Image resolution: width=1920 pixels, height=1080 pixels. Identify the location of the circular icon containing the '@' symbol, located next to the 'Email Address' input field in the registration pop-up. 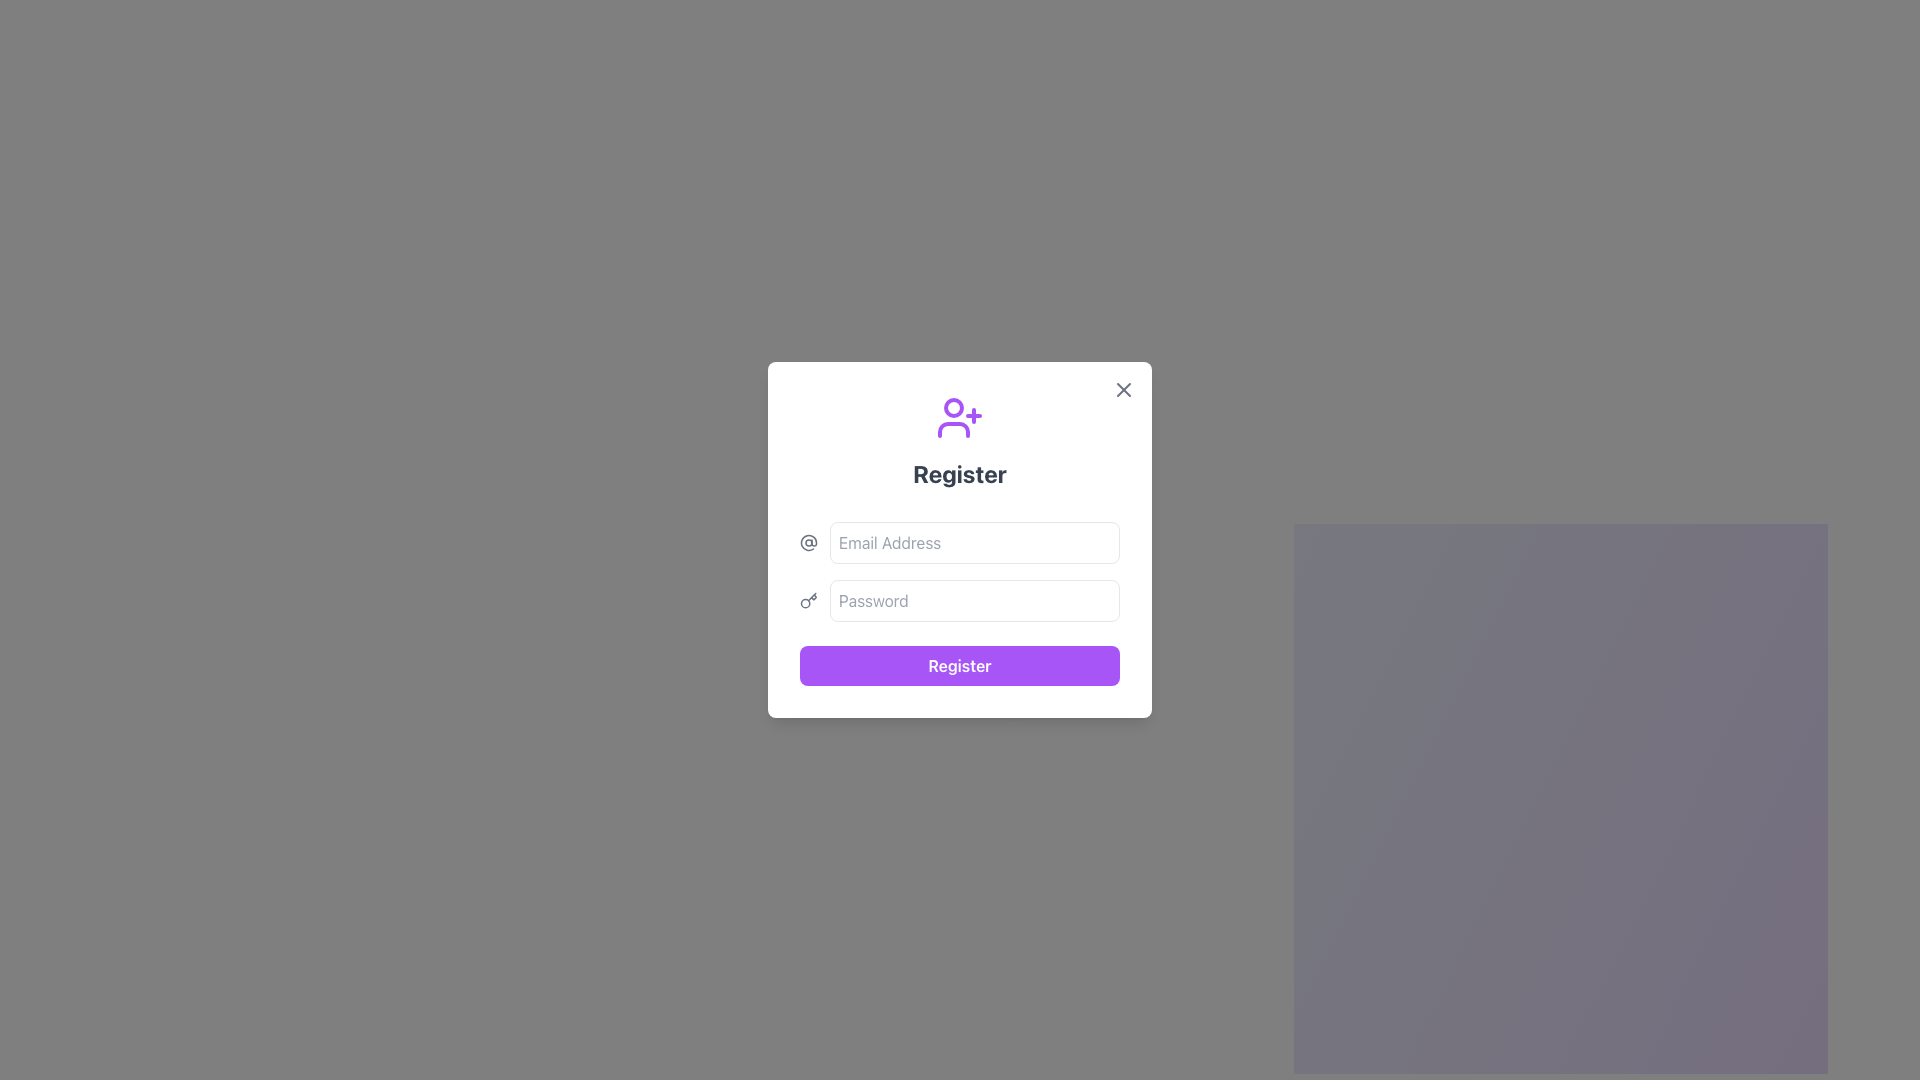
(809, 543).